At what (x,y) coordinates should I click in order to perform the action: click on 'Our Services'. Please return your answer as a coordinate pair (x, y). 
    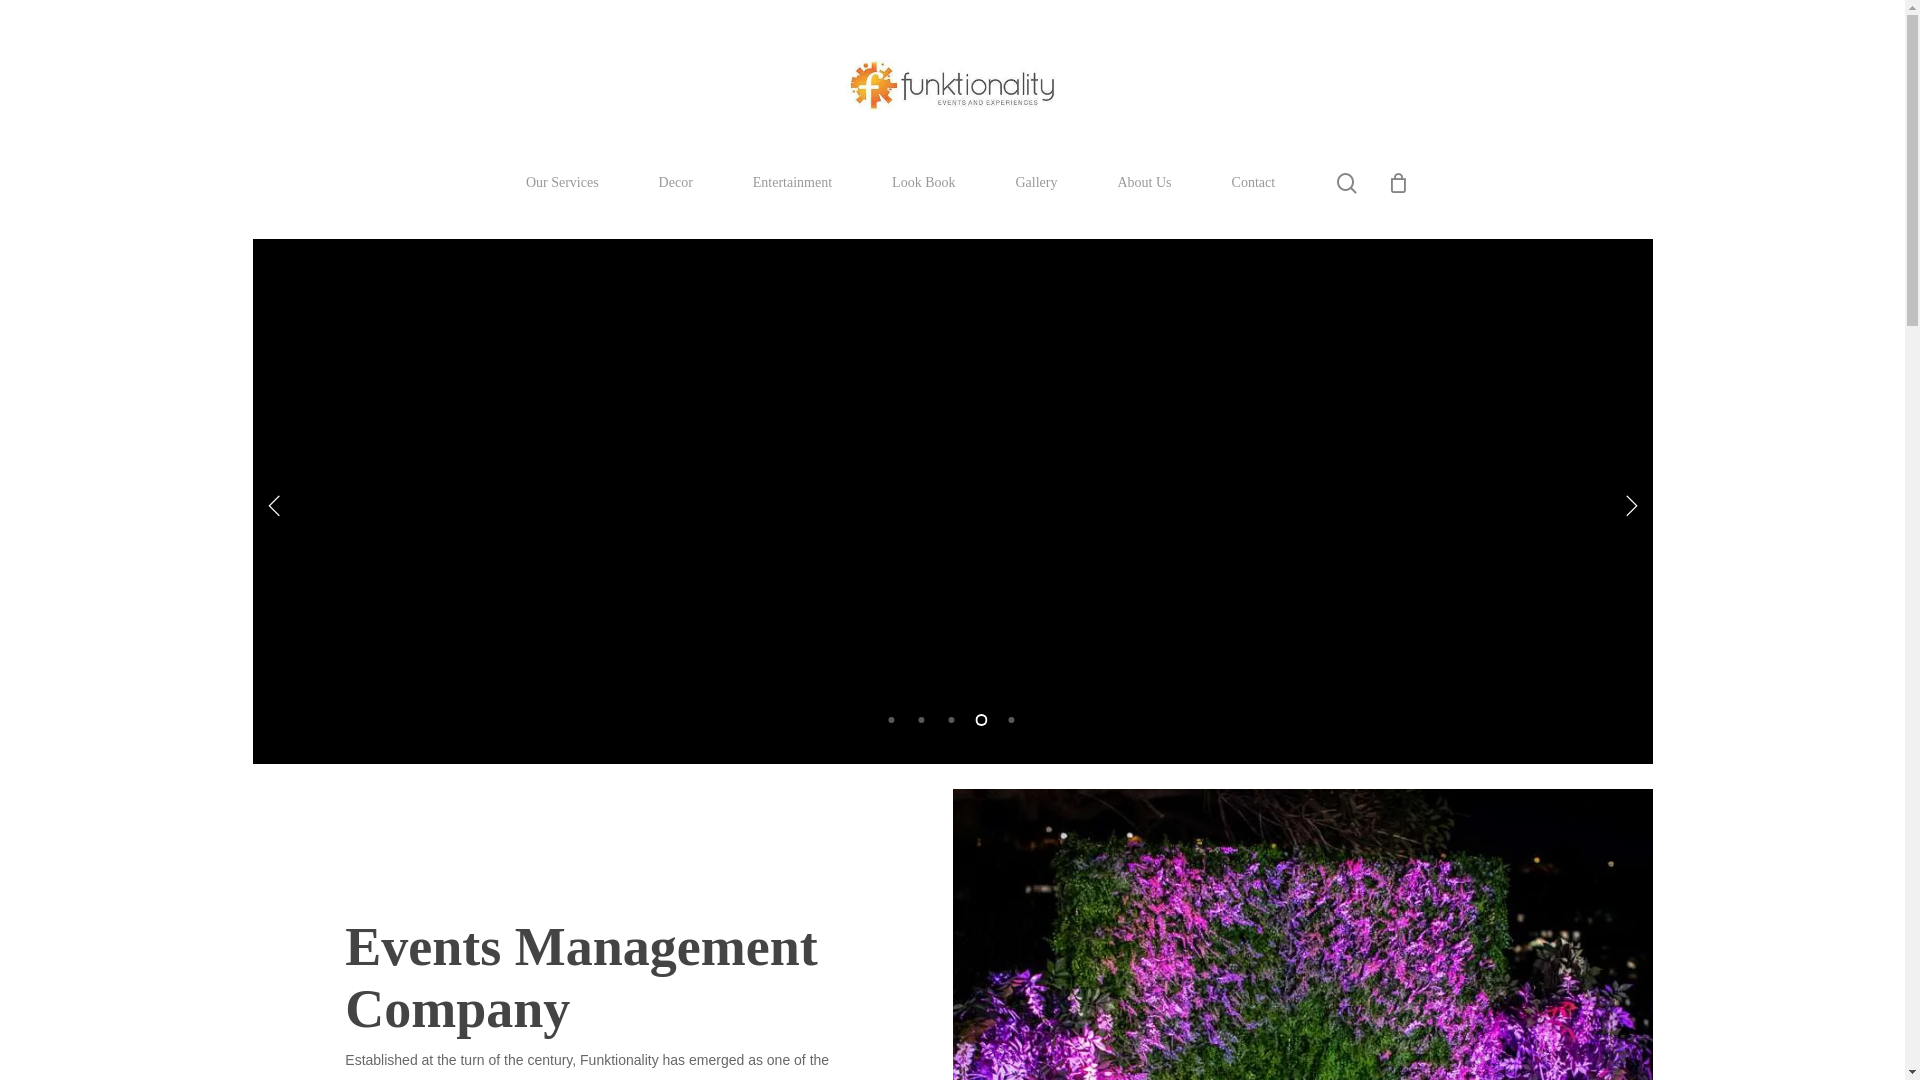
    Looking at the image, I should click on (561, 182).